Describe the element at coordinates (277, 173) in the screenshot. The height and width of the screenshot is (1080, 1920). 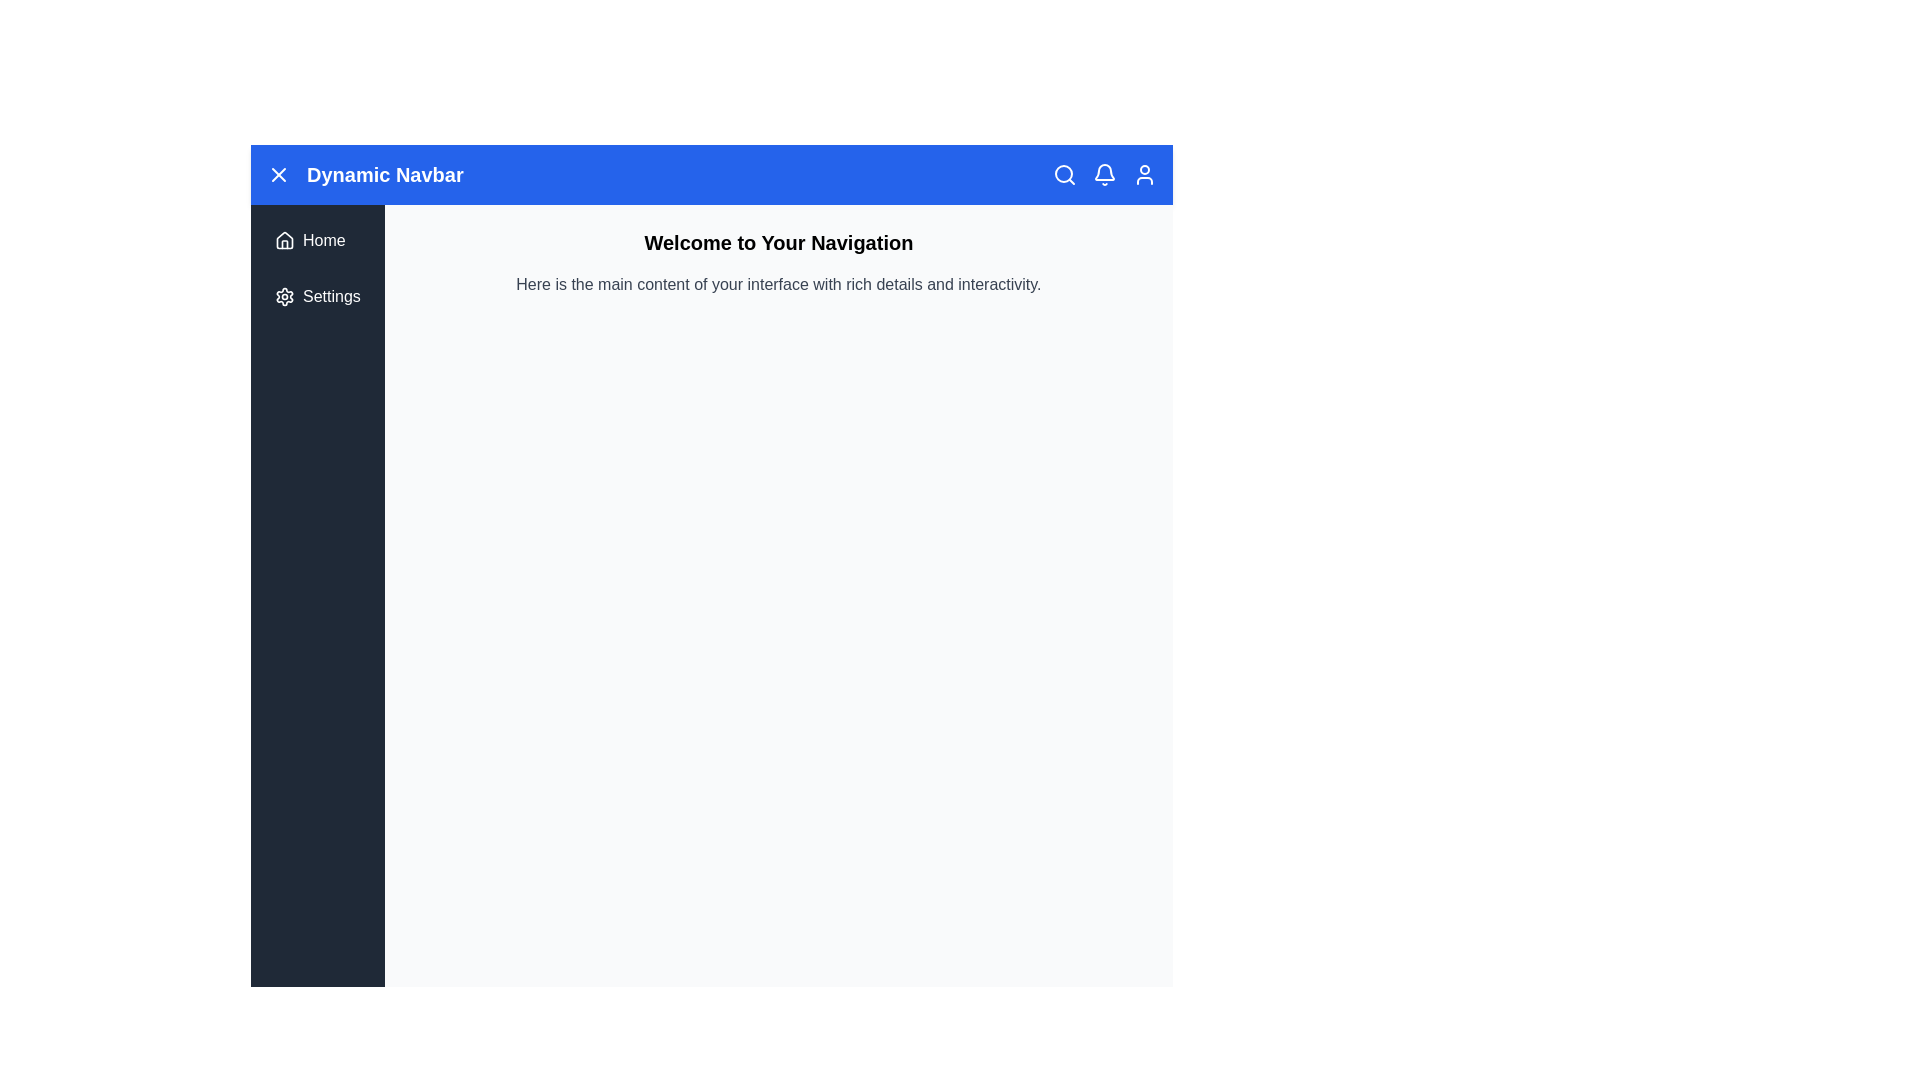
I see `the red cross icon located at the top-left corner of the navigation bar near the 'Dynamic Navbar' title` at that location.